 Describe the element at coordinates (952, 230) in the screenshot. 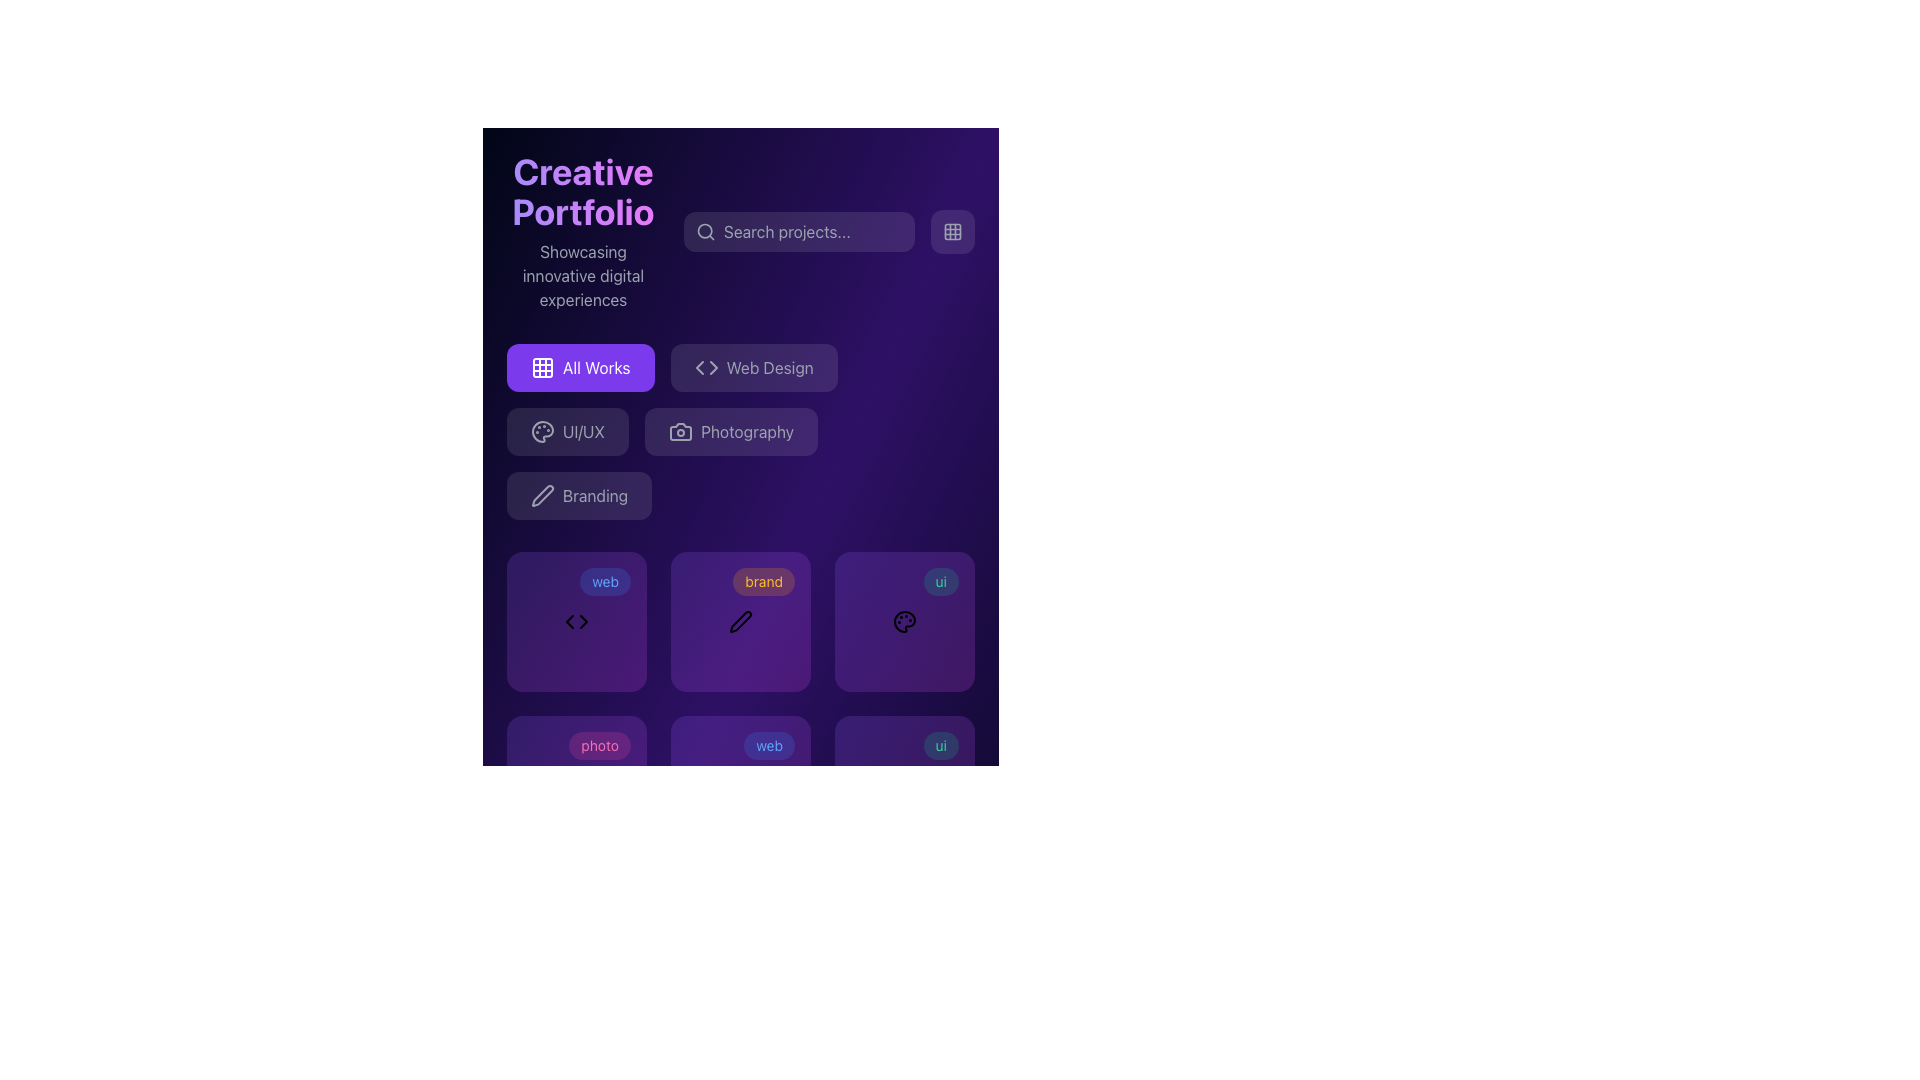

I see `the grid icon button located in the top-right corner of the interface` at that location.